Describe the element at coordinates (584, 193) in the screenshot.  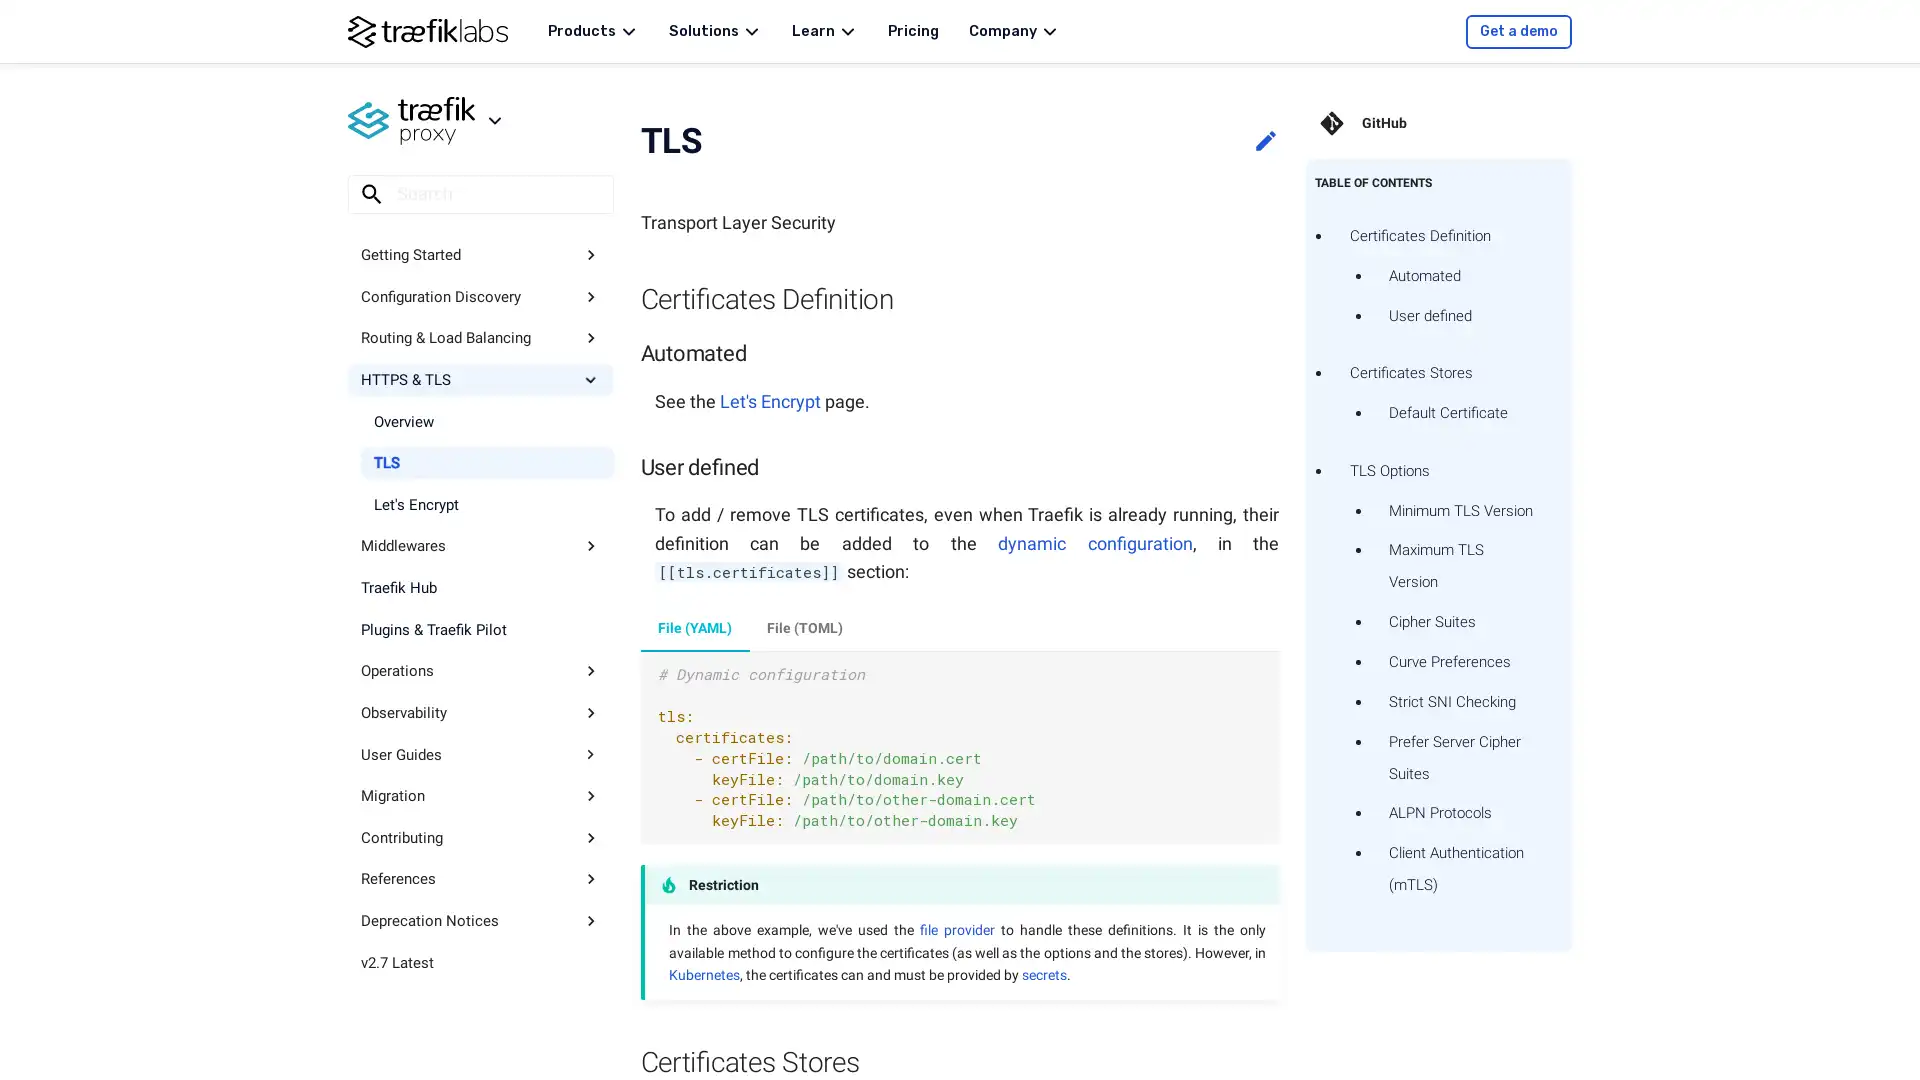
I see `Clear` at that location.